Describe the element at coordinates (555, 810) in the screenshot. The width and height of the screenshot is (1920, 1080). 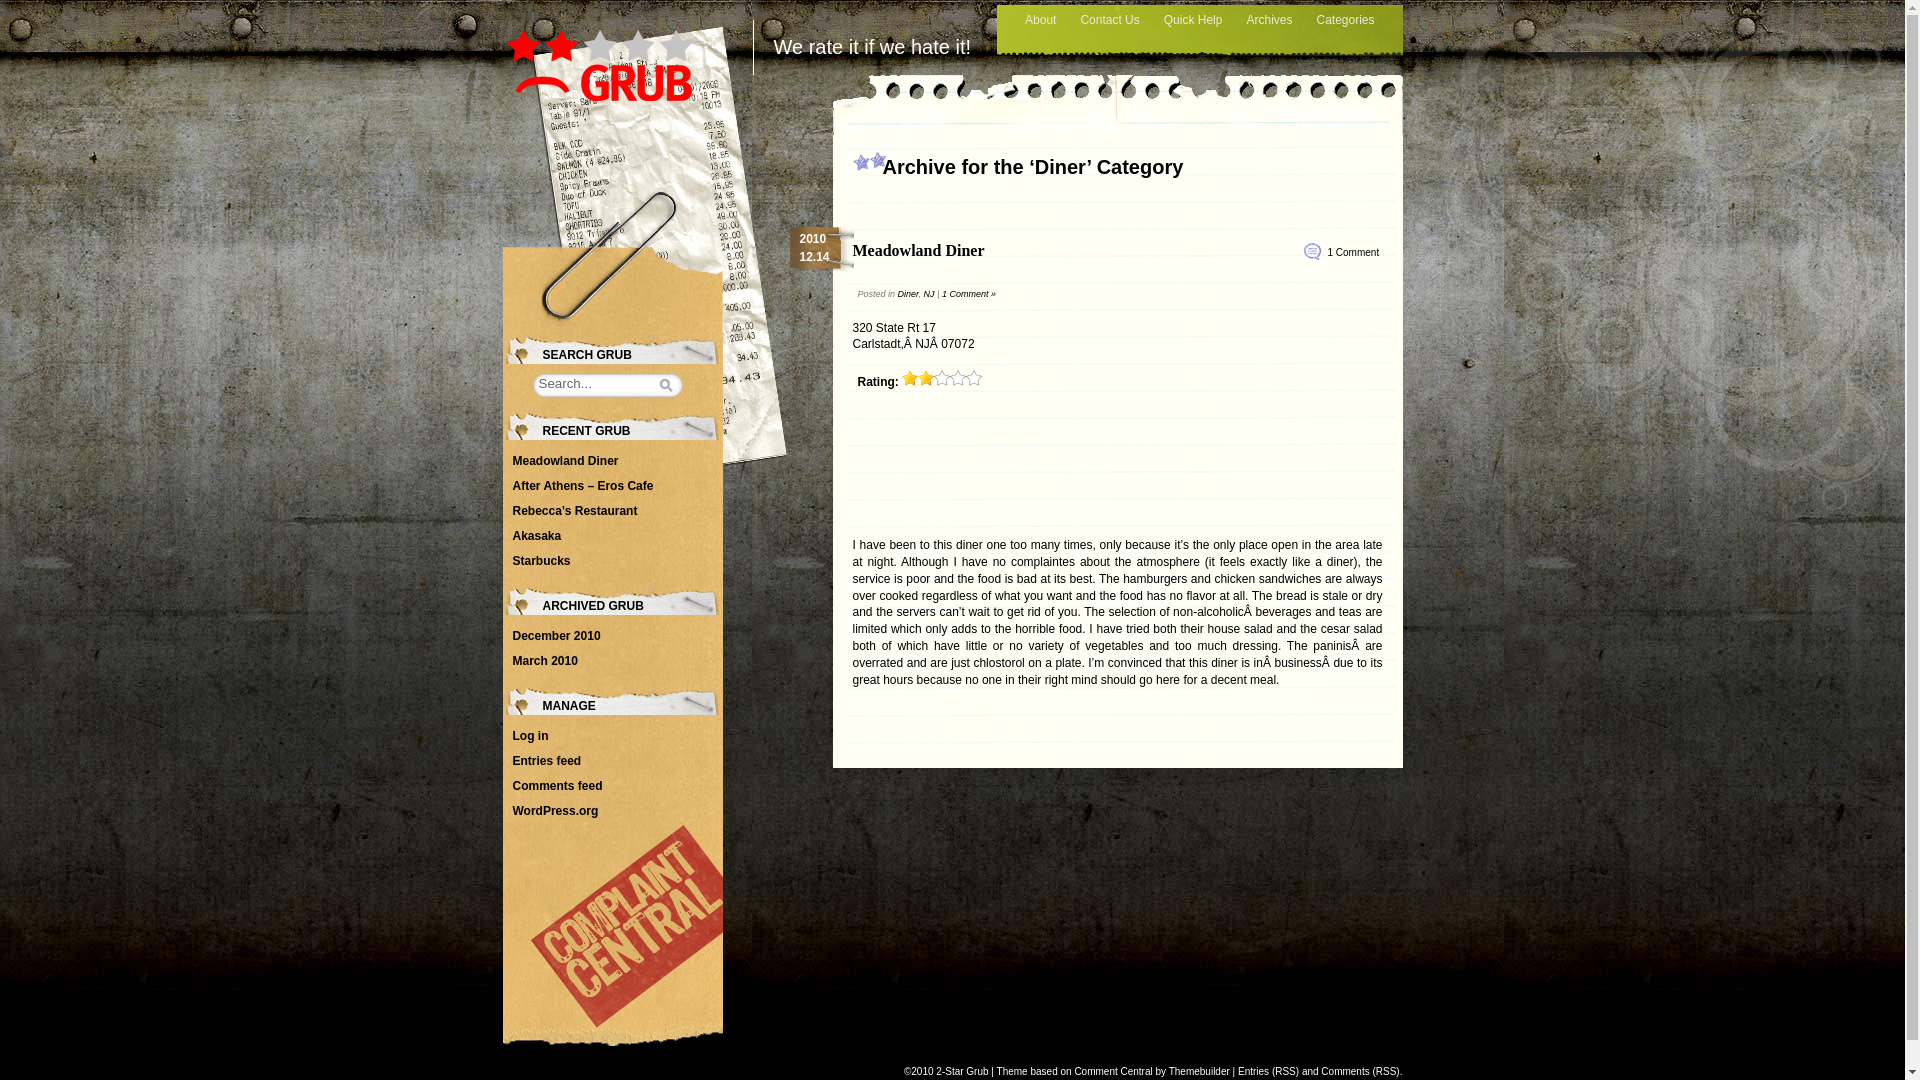
I see `'WordPress.org'` at that location.